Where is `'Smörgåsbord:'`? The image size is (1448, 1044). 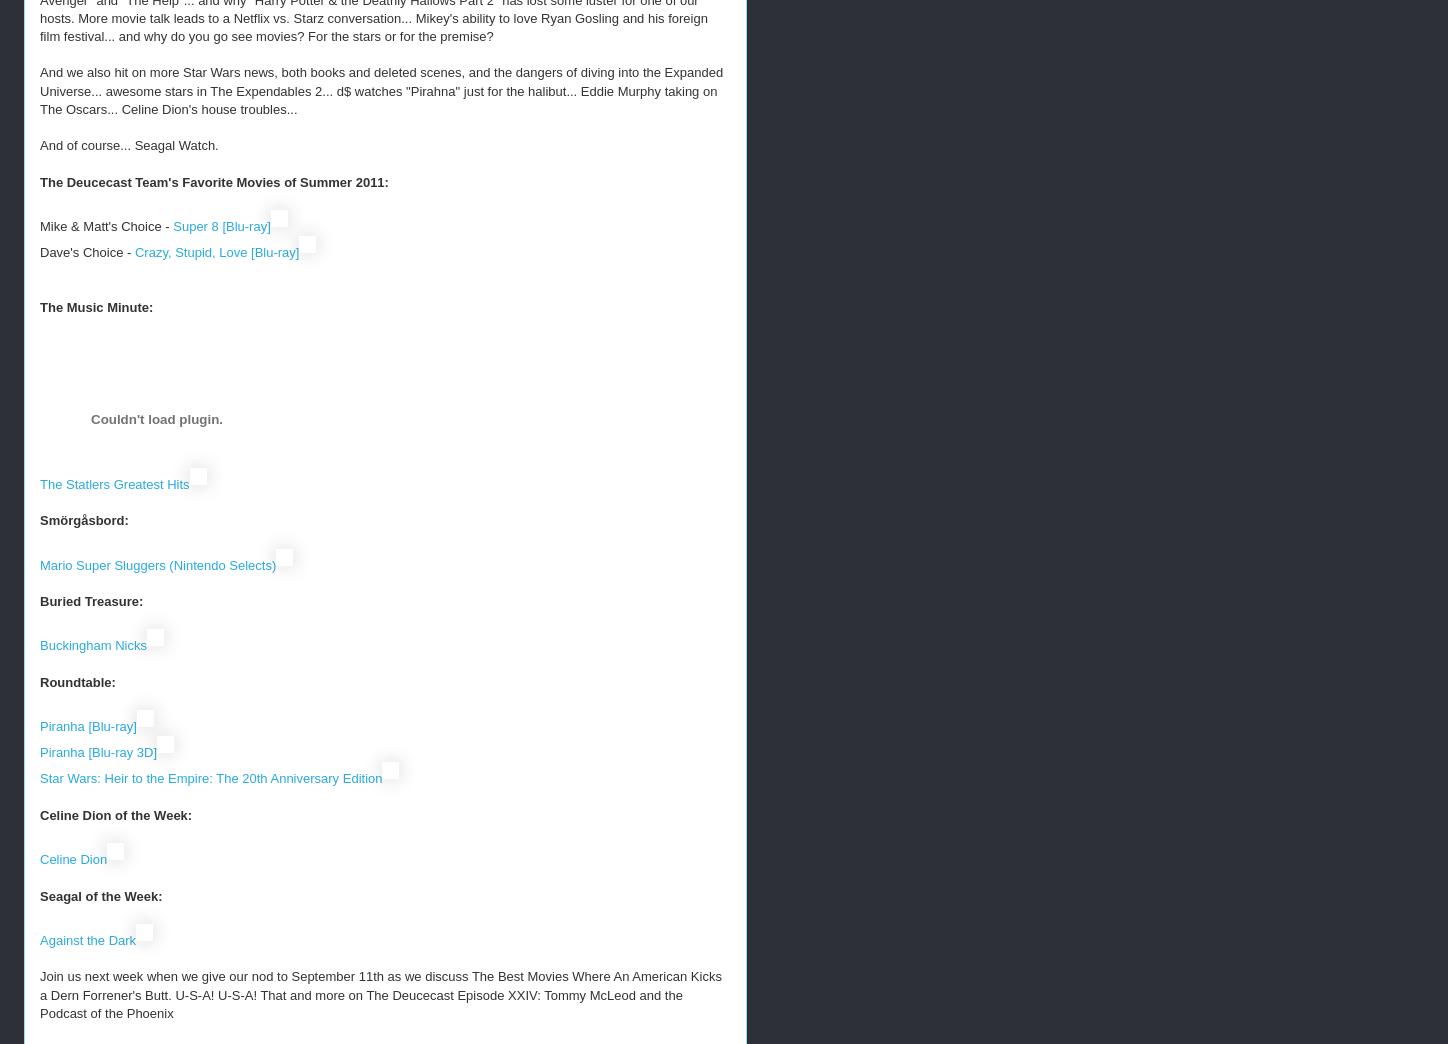 'Smörgåsbord:' is located at coordinates (83, 520).